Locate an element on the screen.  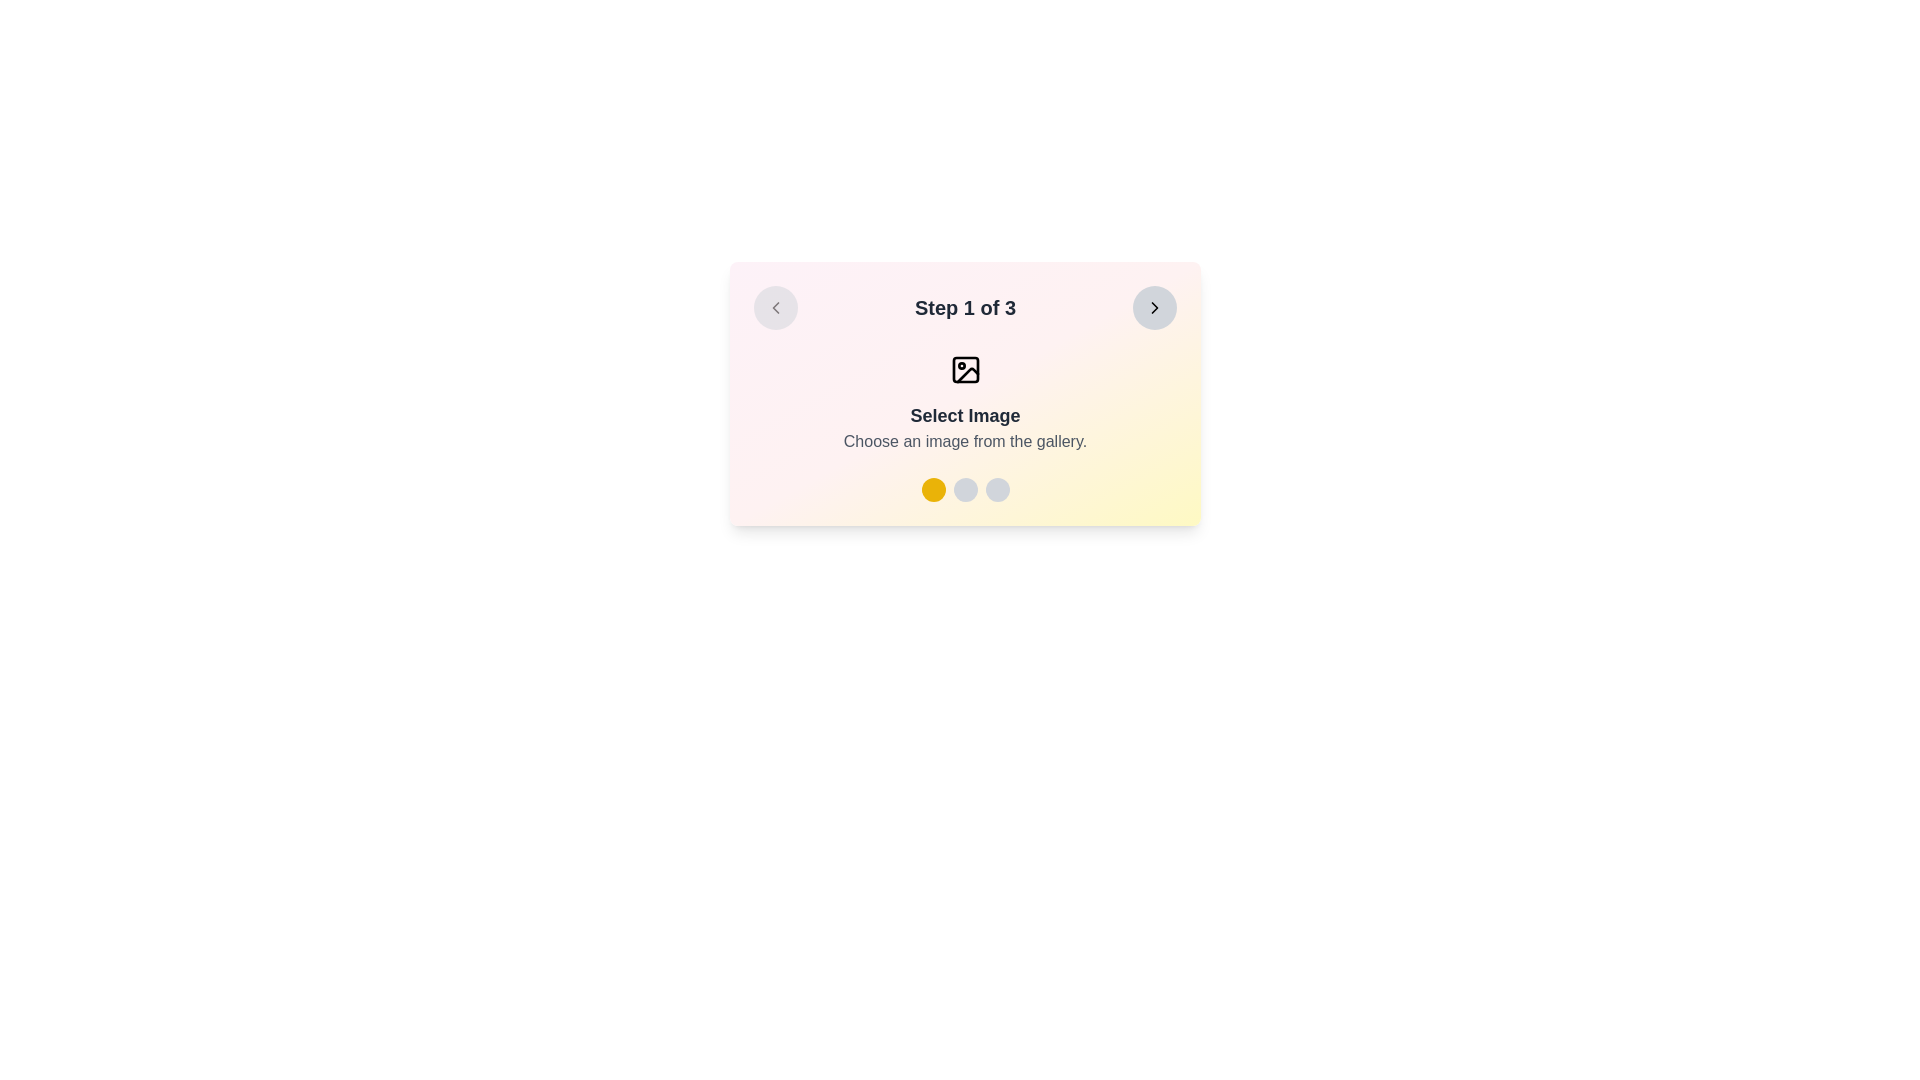
the right-pointing chevron-shaped icon located within a circular button on the right side of the card is located at coordinates (1155, 308).